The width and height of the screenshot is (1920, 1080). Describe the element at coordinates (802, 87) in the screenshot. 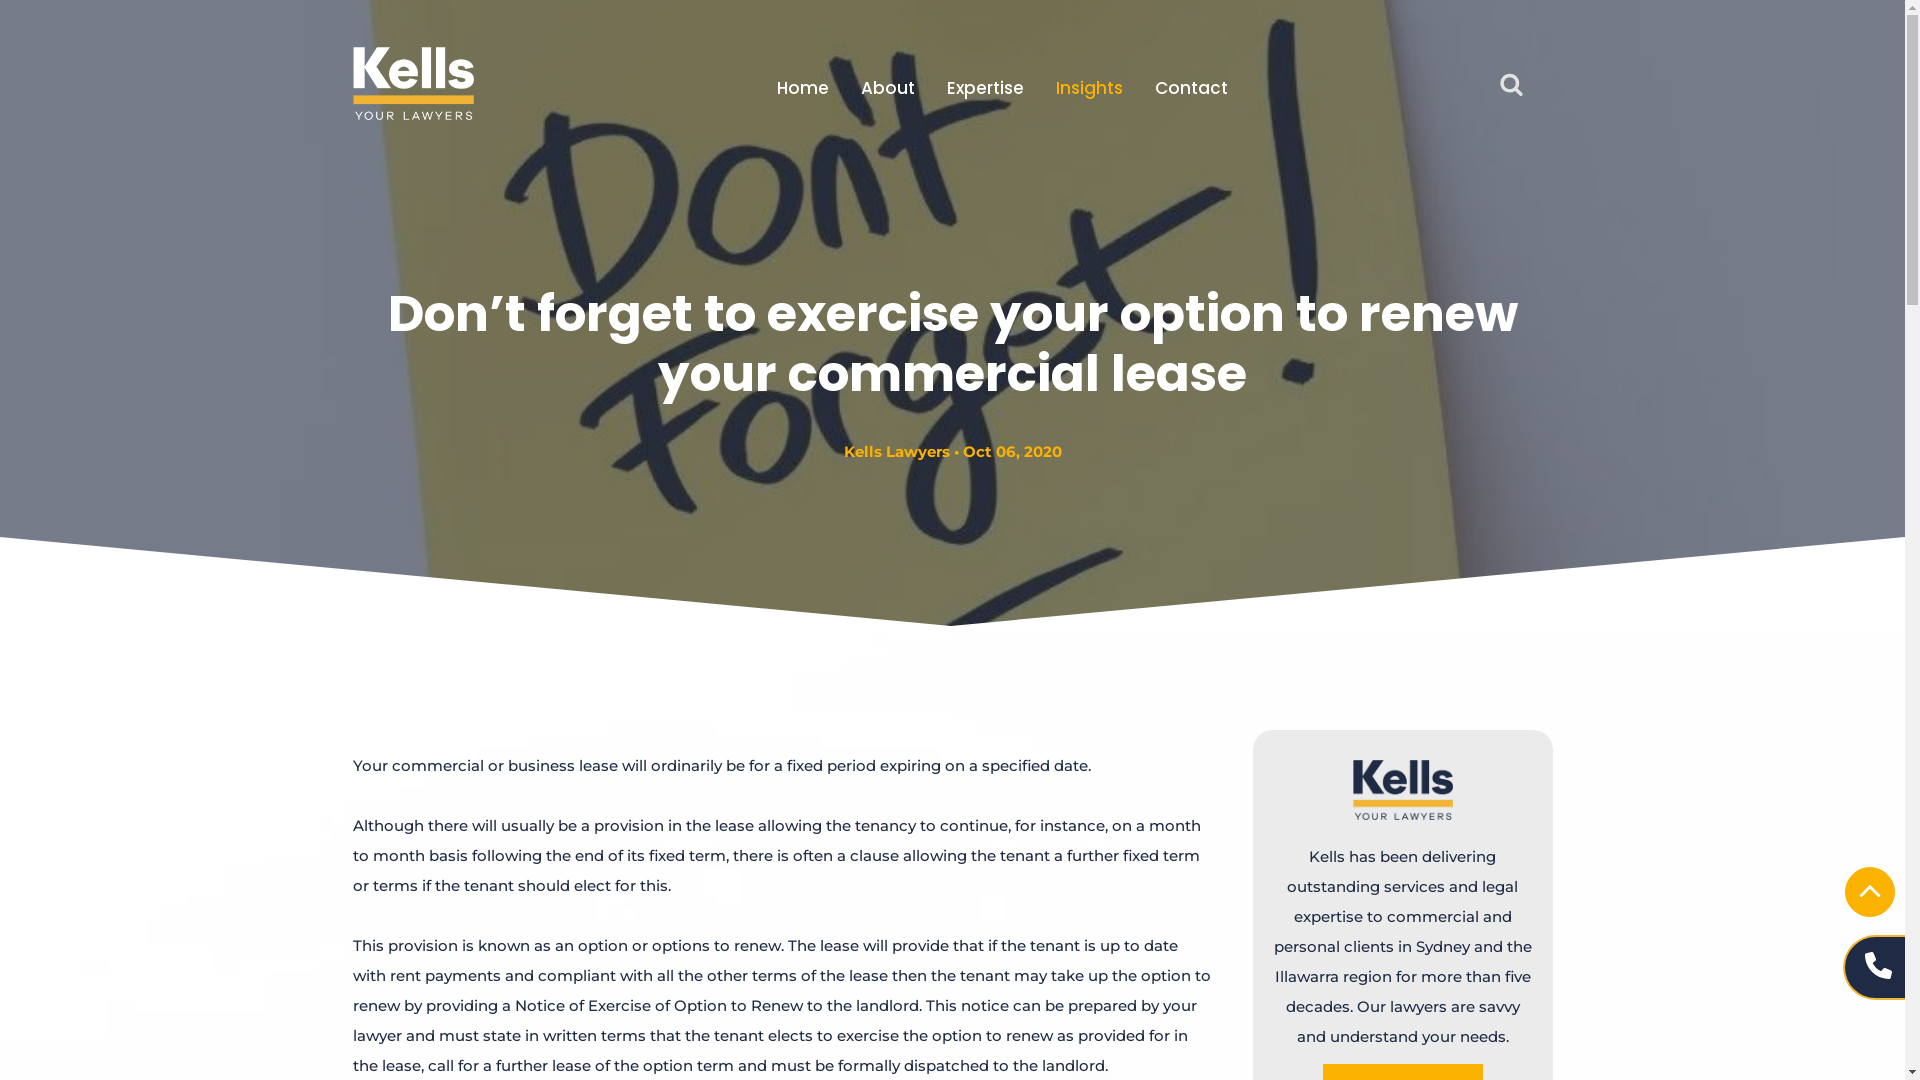

I see `'Home'` at that location.